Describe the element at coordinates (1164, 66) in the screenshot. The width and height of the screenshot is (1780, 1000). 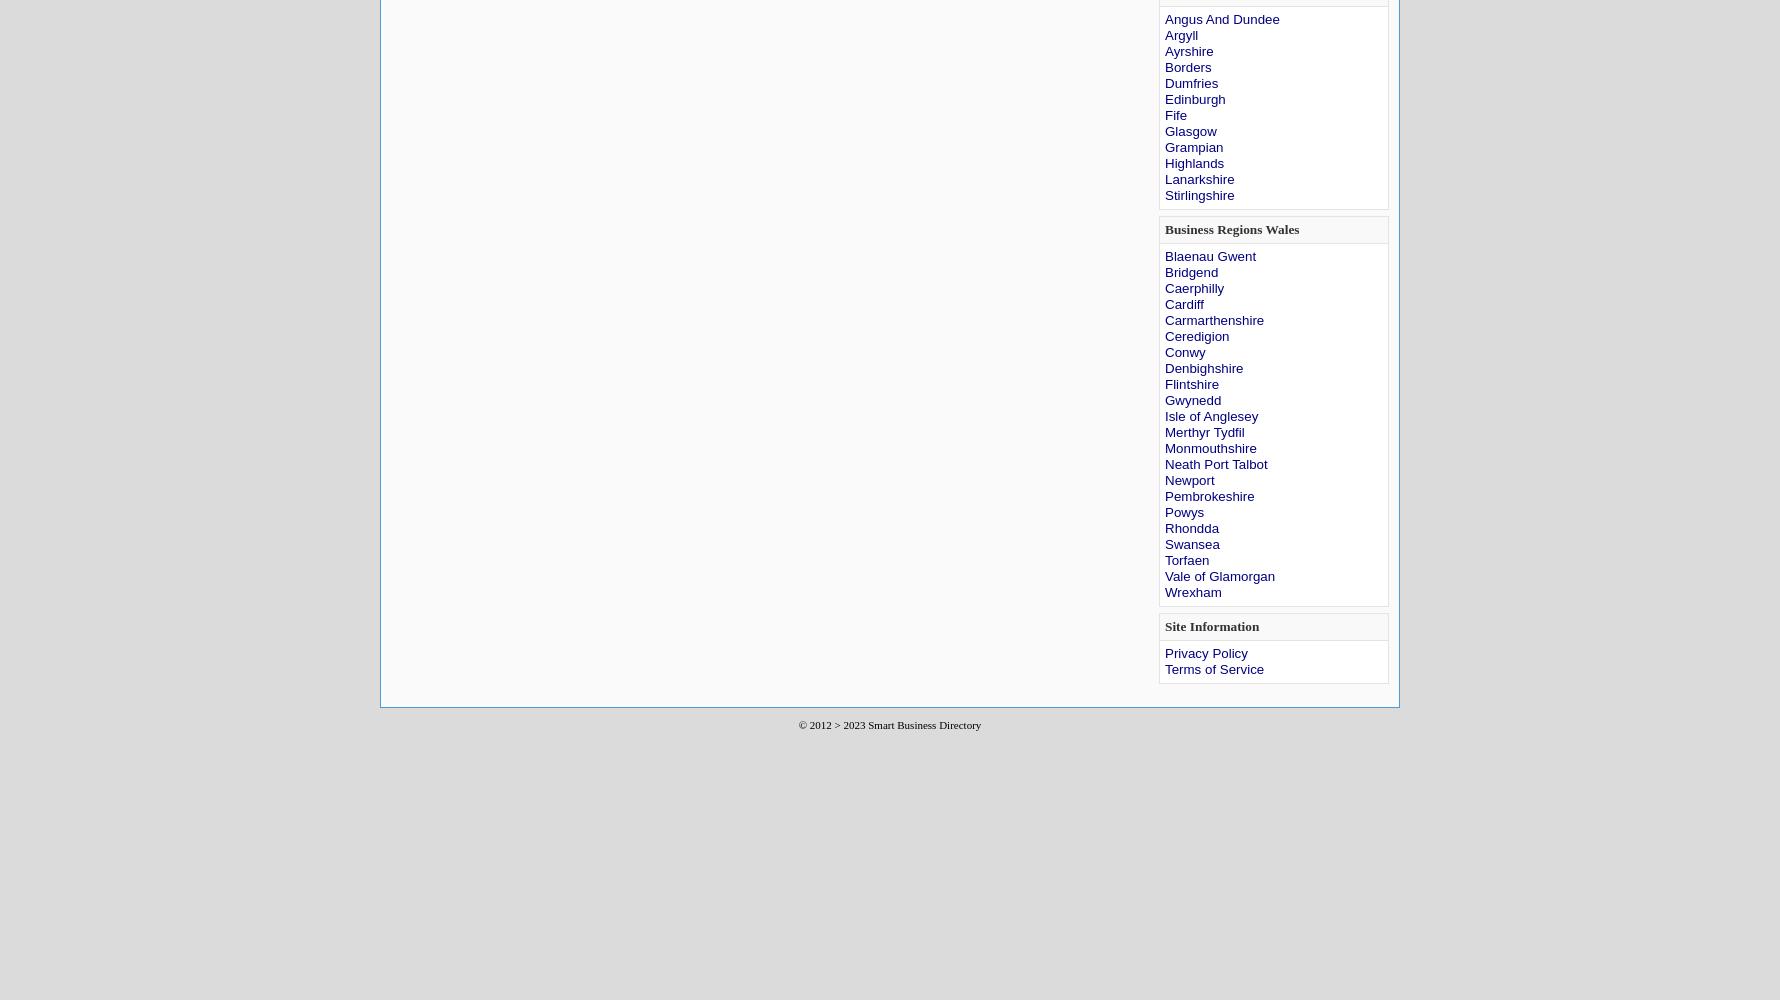
I see `'Borders'` at that location.